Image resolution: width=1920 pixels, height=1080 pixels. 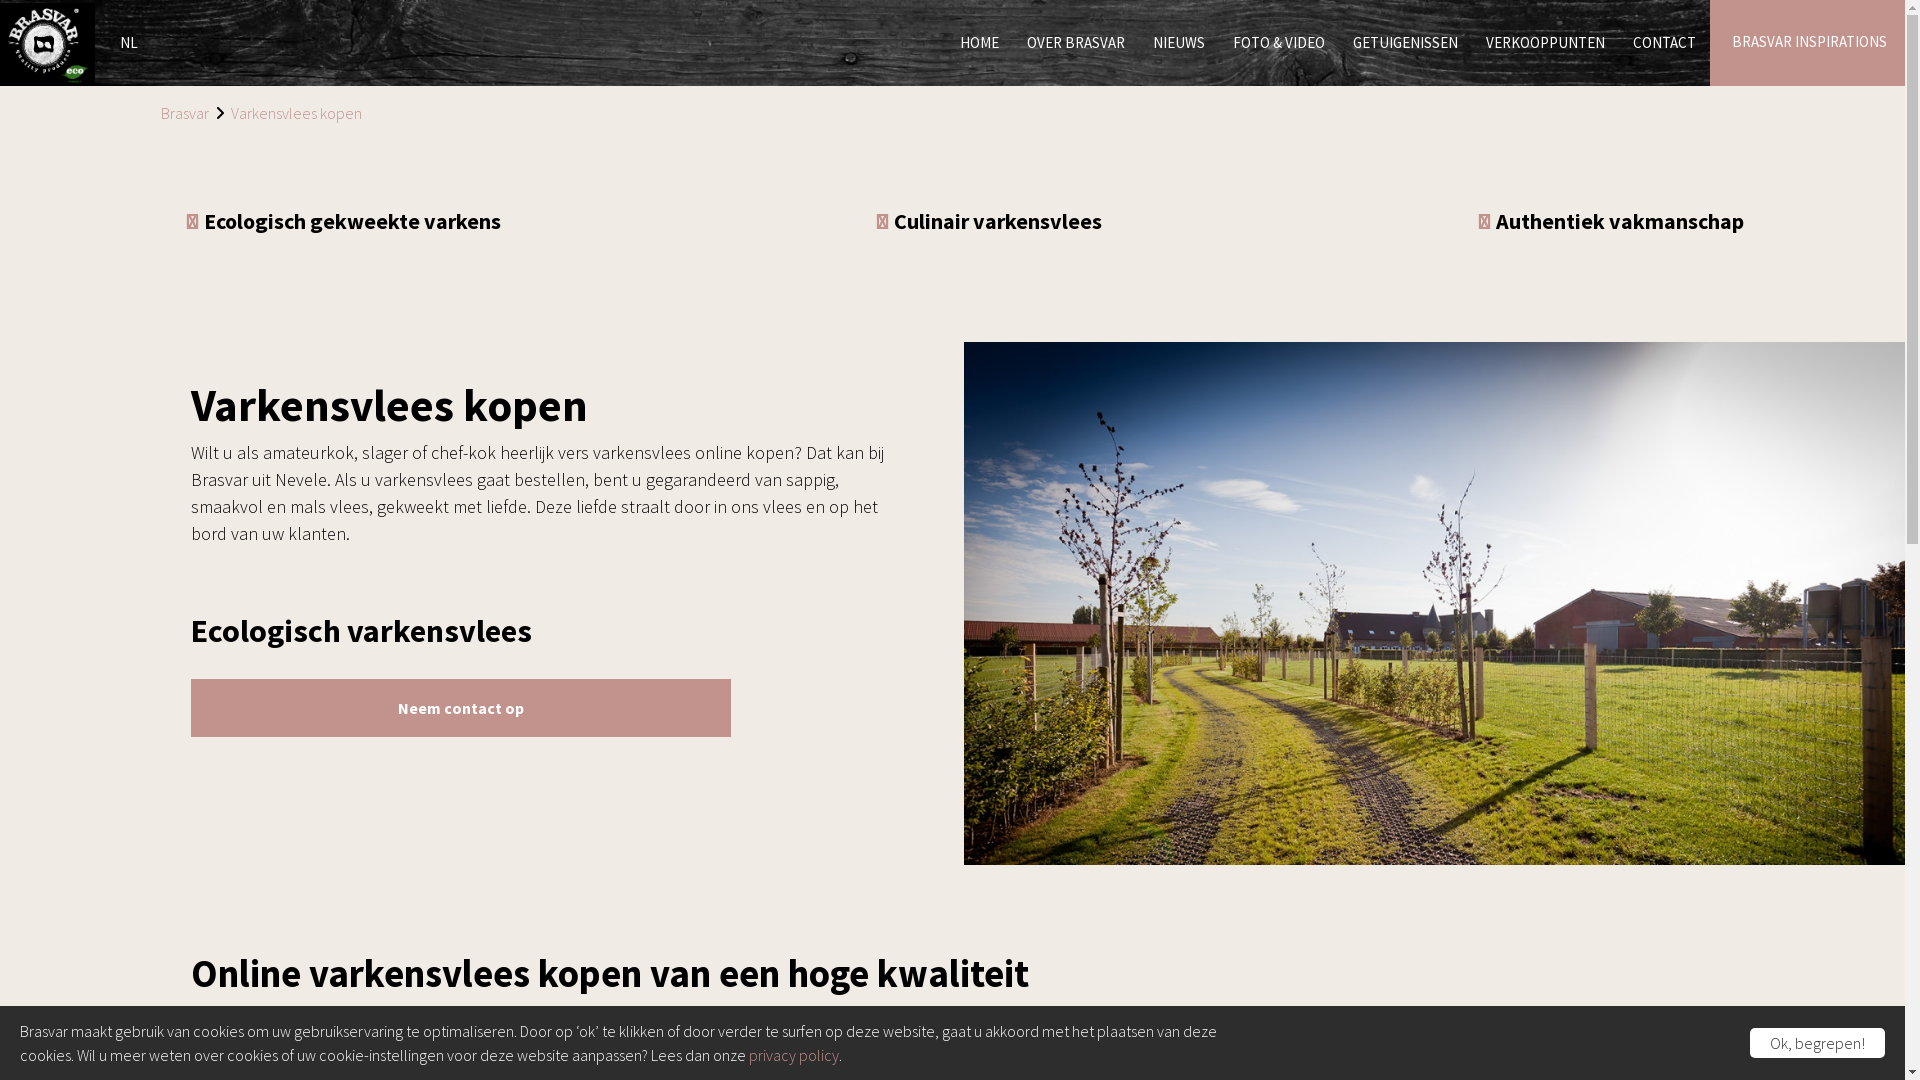 I want to click on 'HOME', so click(x=979, y=43).